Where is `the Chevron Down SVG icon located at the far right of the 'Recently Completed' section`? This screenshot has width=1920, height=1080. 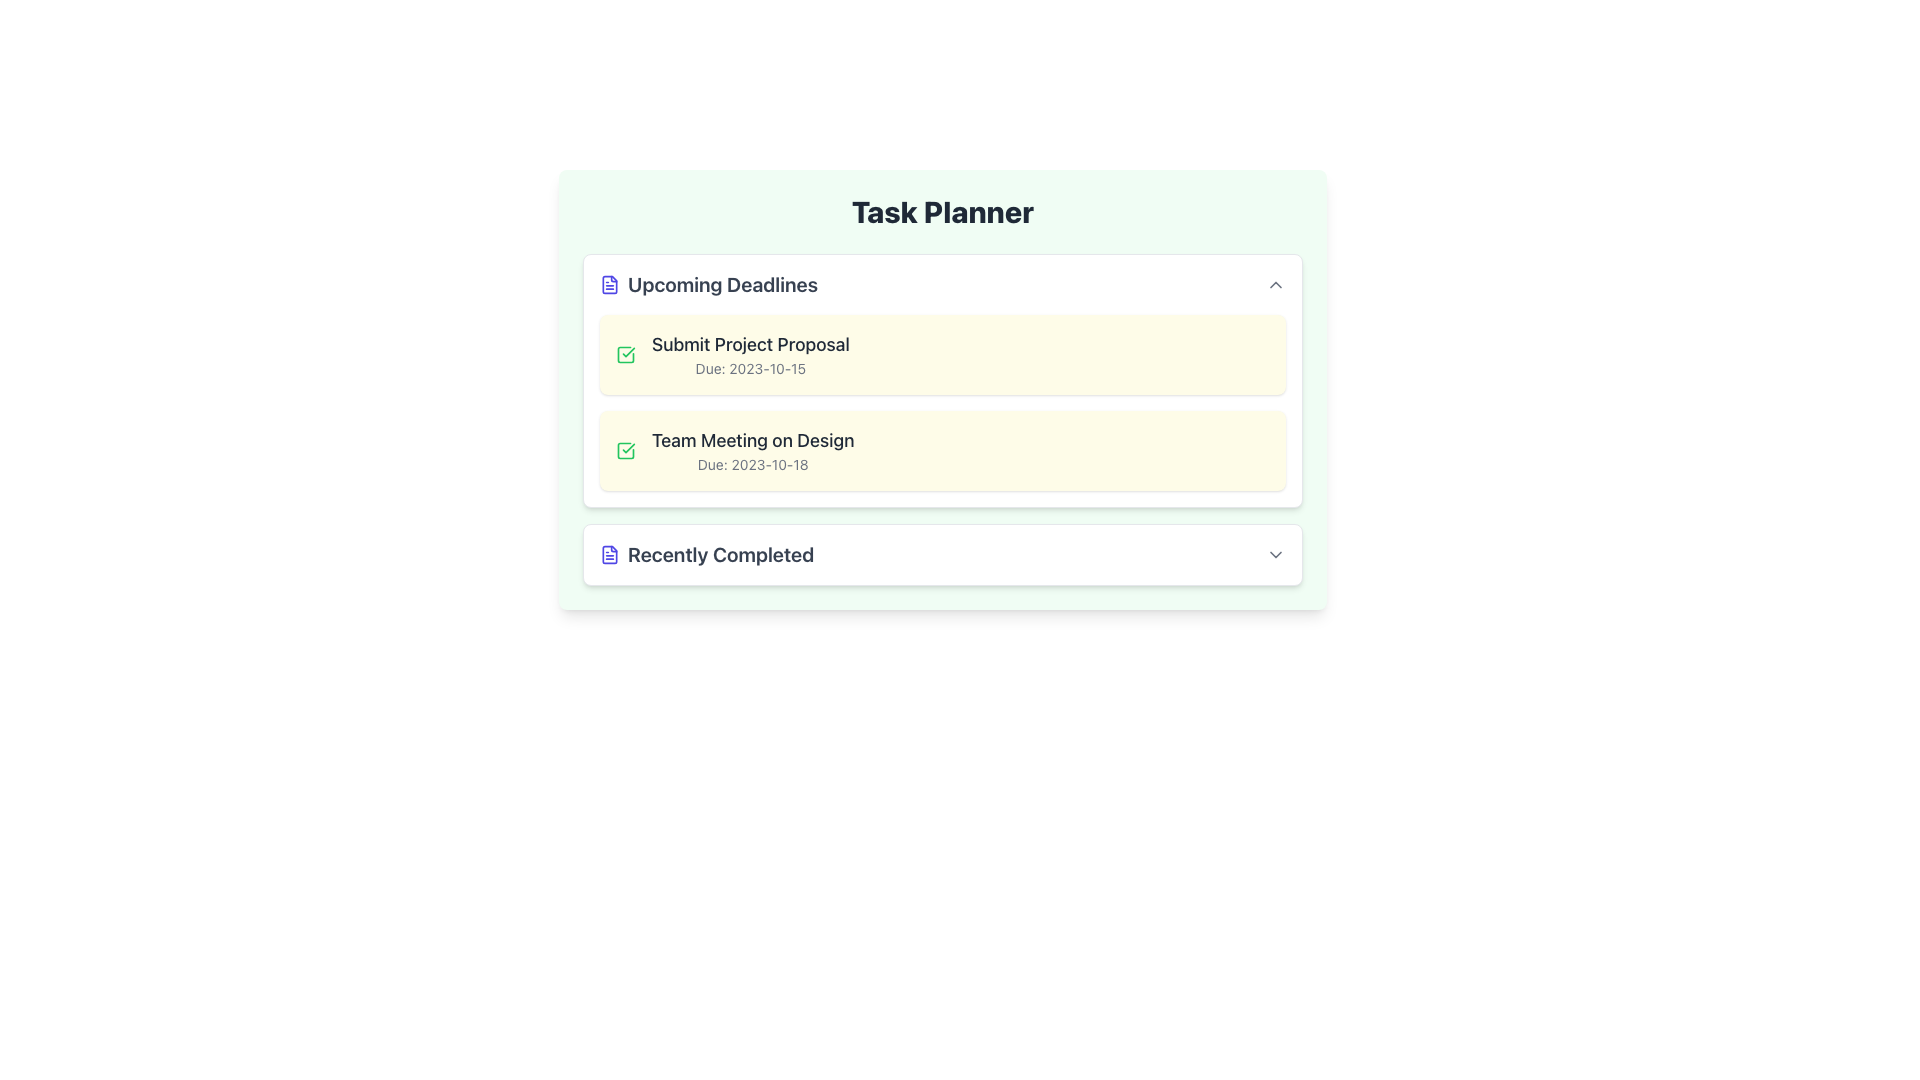 the Chevron Down SVG icon located at the far right of the 'Recently Completed' section is located at coordinates (1275, 555).